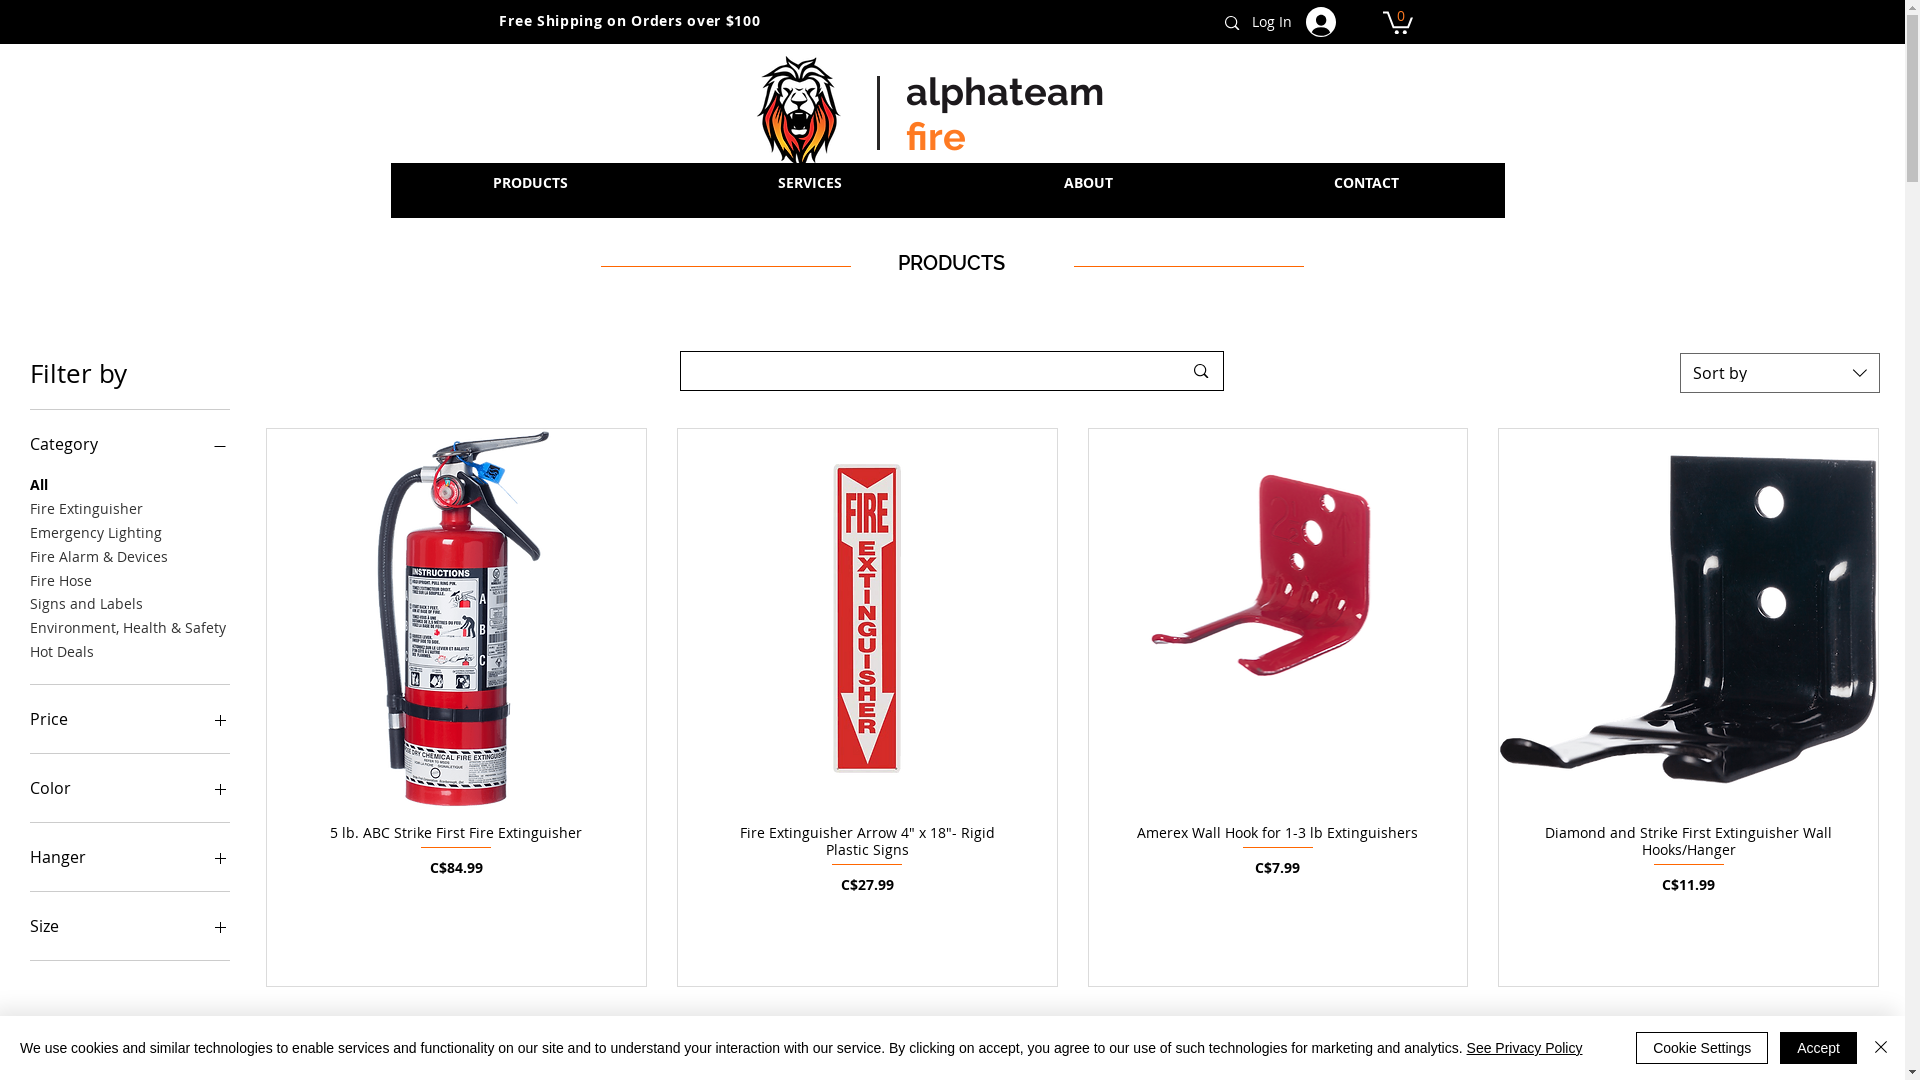 Image resolution: width=1920 pixels, height=1080 pixels. Describe the element at coordinates (1085, 197) in the screenshot. I see `'ABOUT'` at that location.